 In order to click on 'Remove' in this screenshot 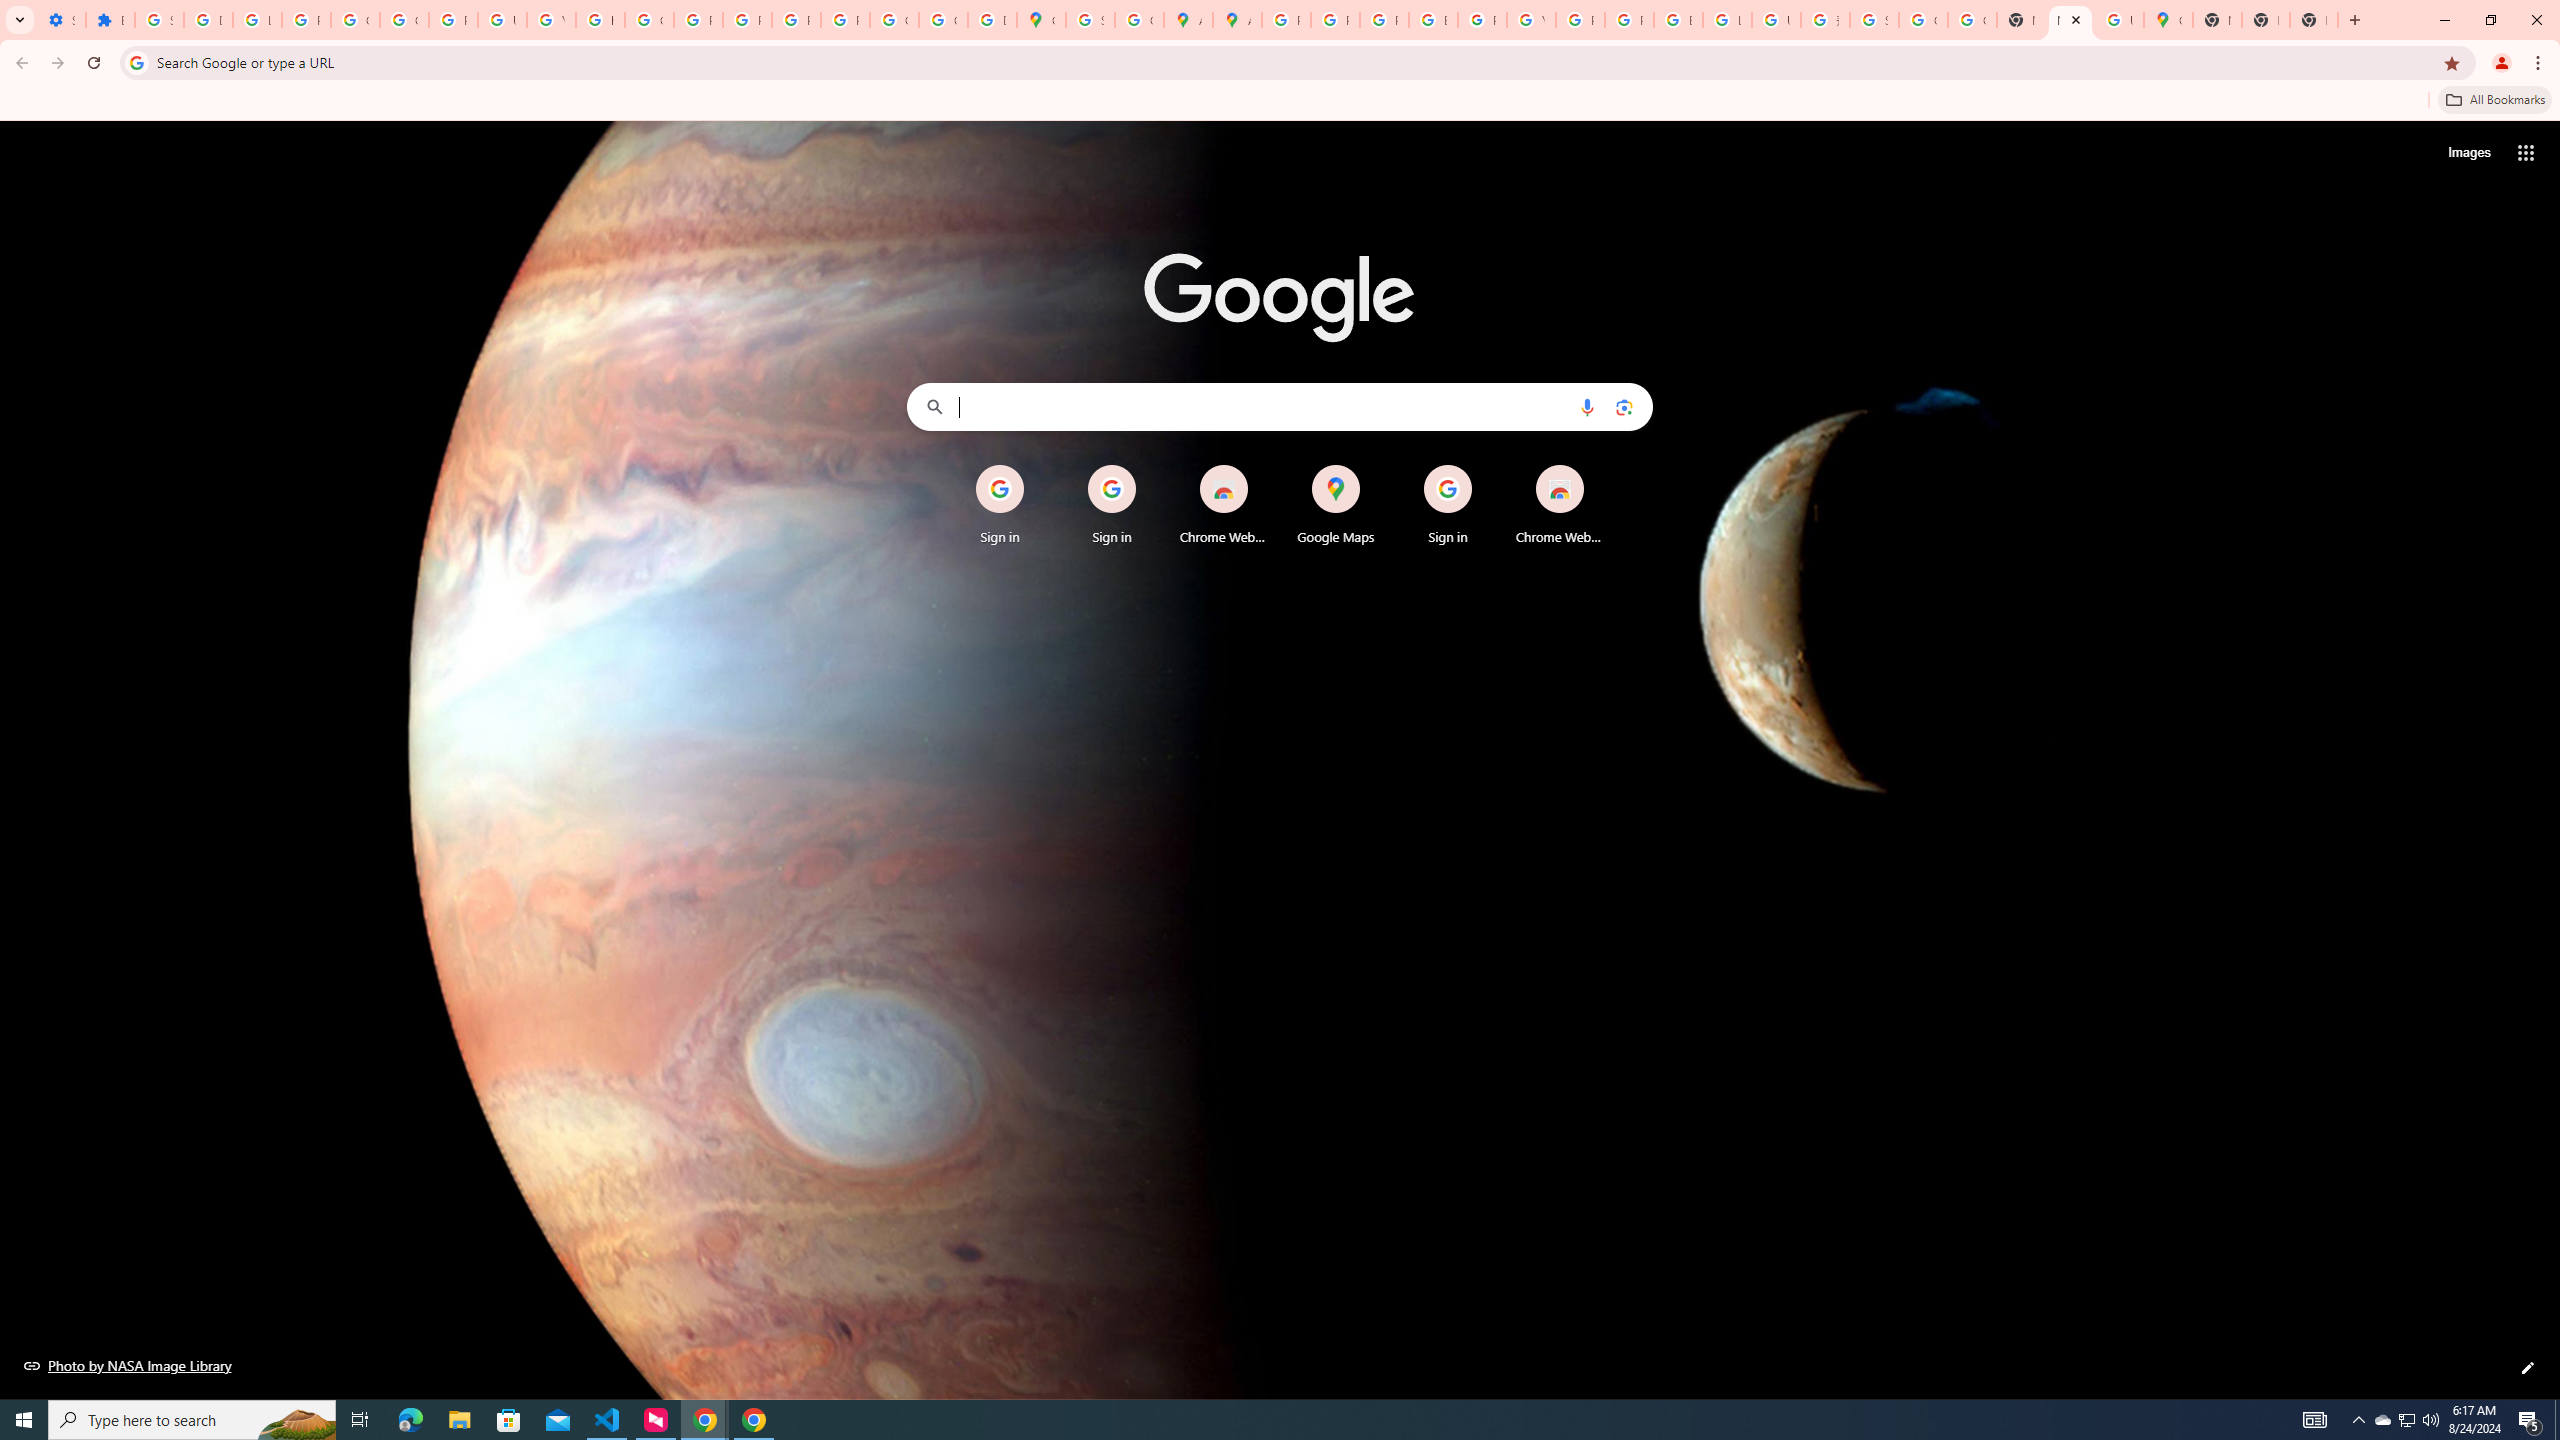, I will do `click(1599, 467)`.